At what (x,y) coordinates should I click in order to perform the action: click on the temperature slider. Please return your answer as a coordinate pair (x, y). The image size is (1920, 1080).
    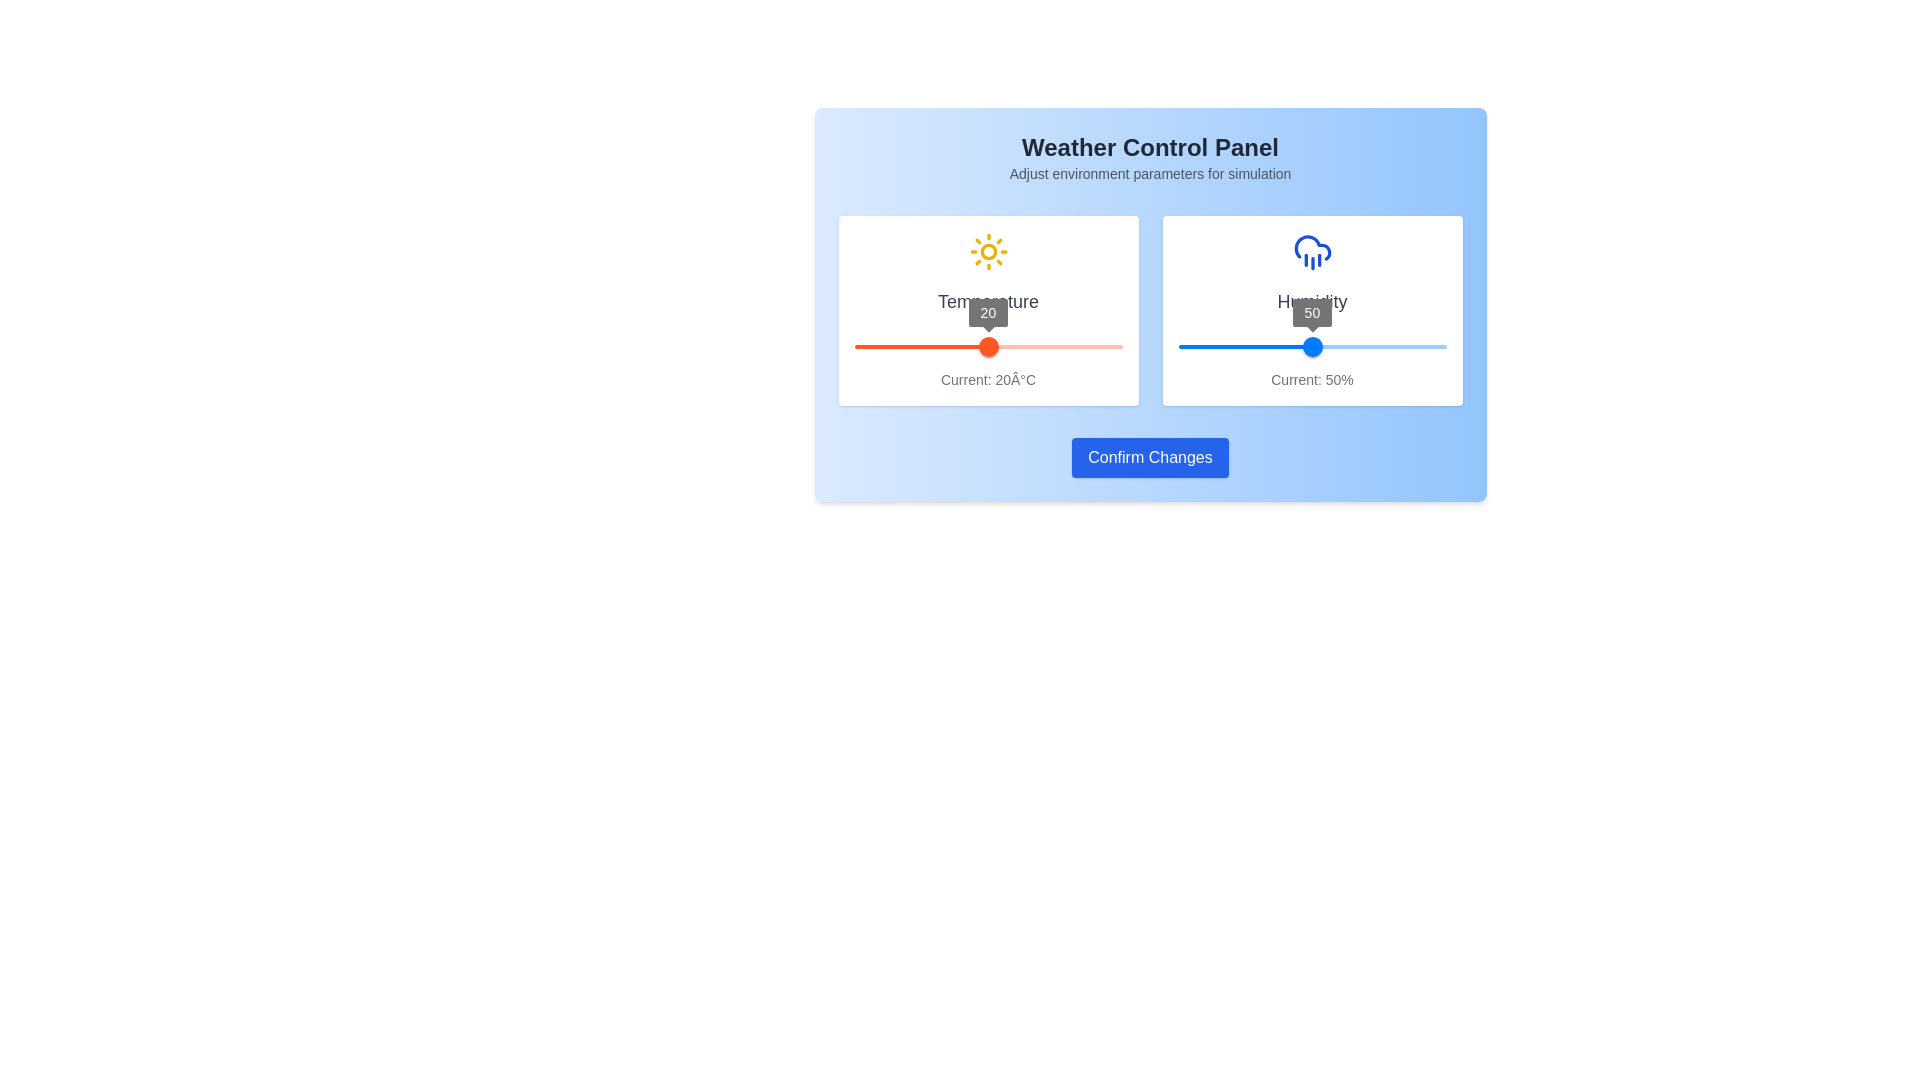
    Looking at the image, I should click on (993, 346).